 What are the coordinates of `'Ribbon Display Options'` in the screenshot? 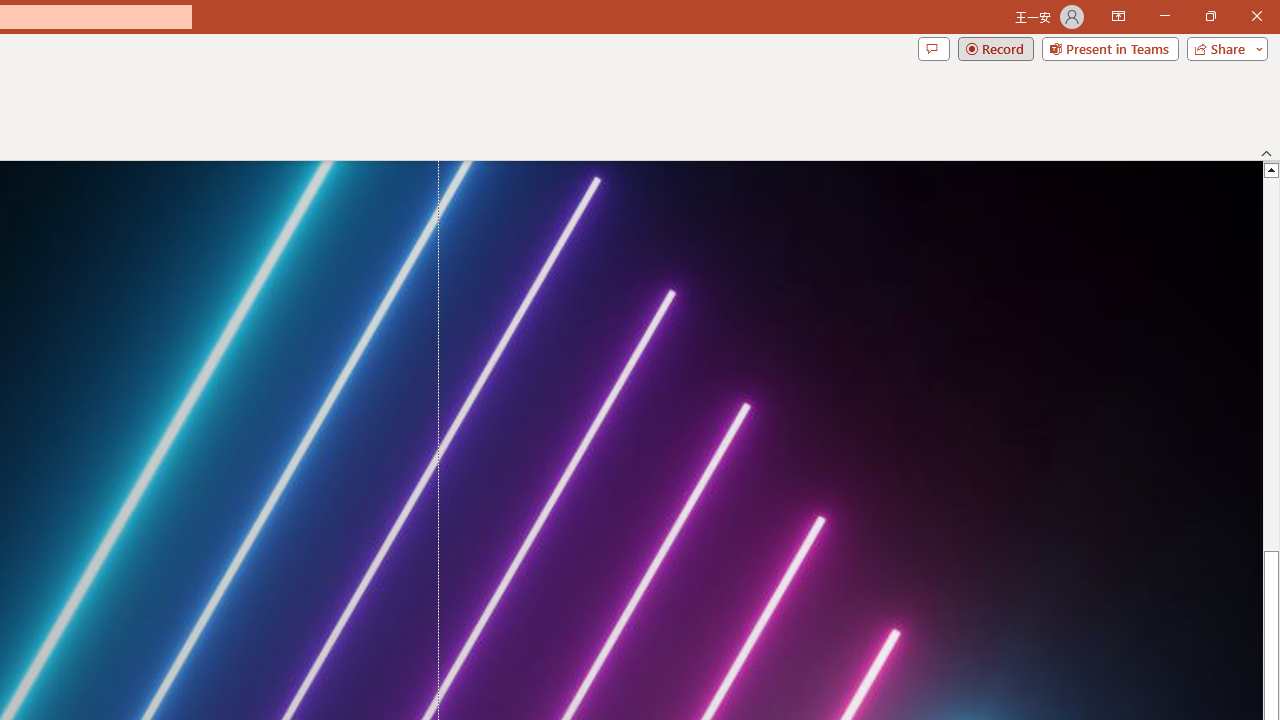 It's located at (1117, 16).